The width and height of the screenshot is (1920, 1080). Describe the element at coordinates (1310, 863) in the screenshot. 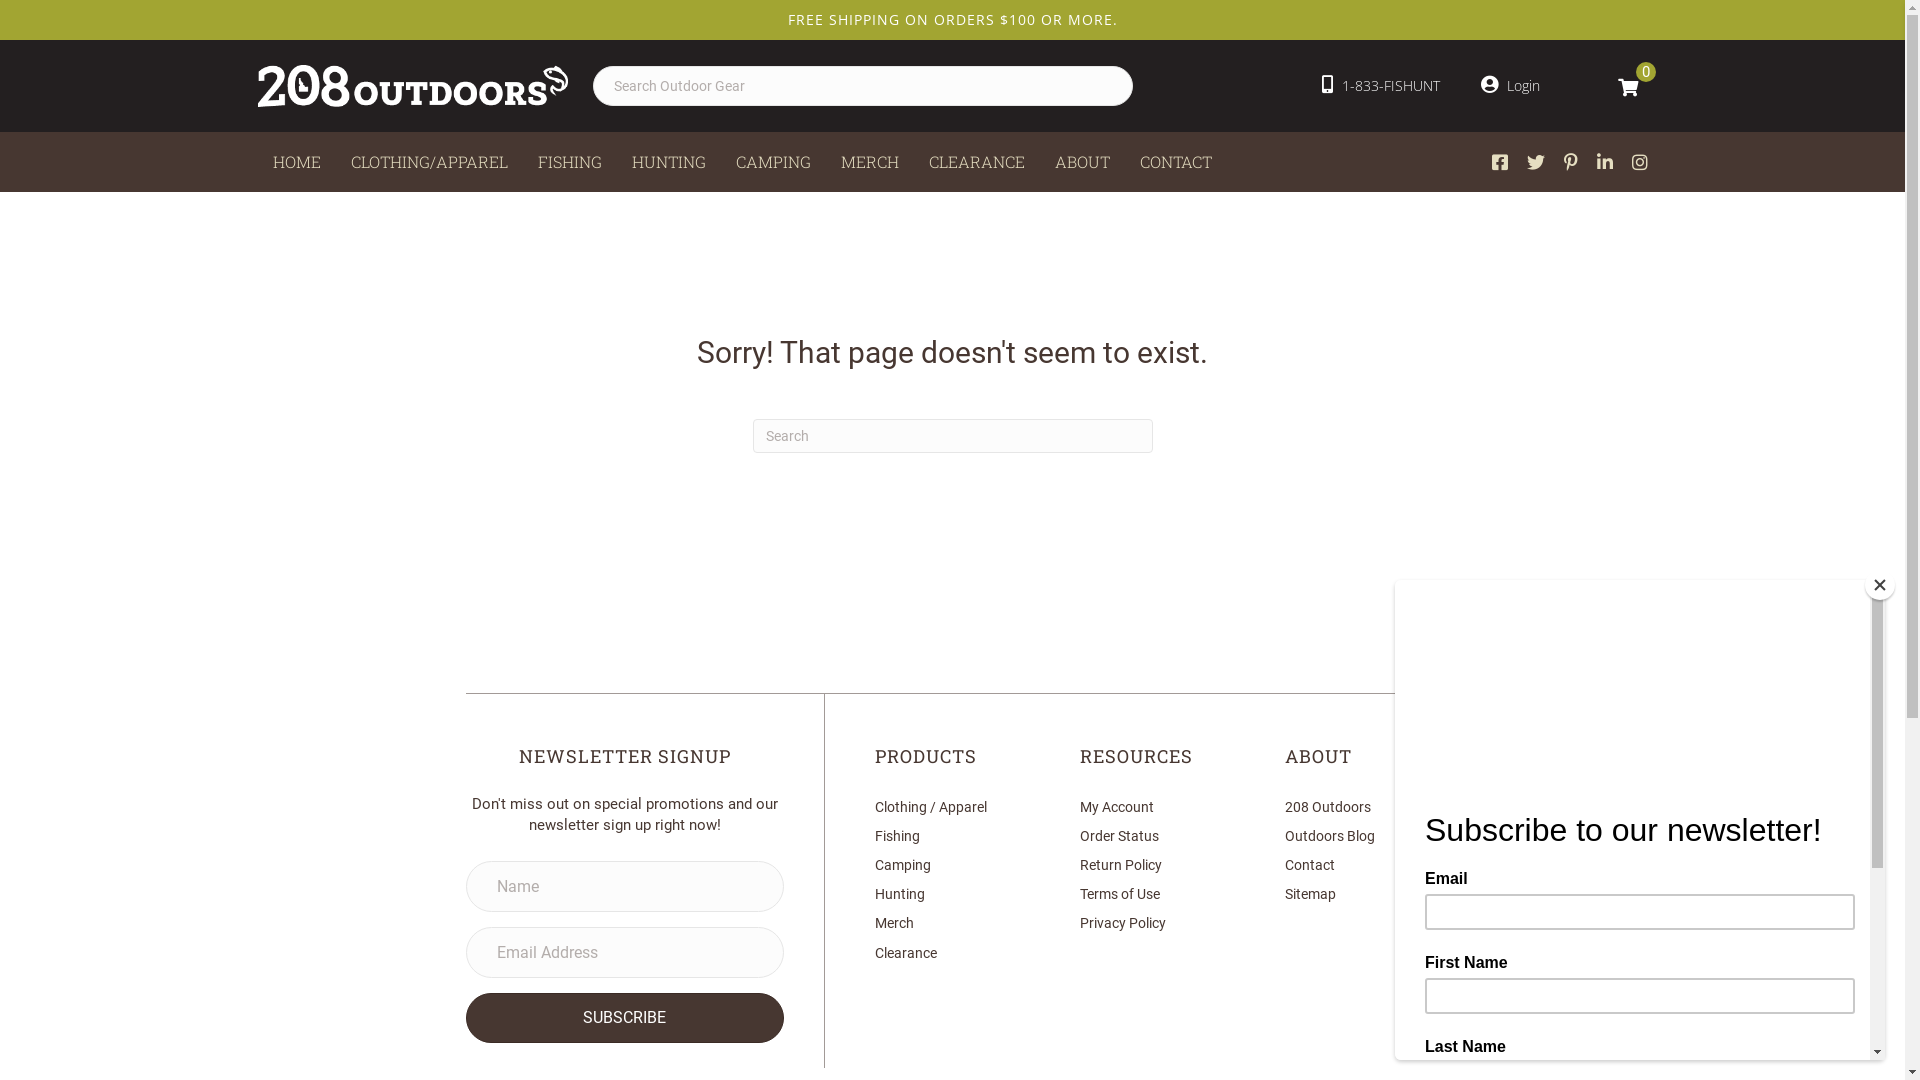

I see `'Contact'` at that location.